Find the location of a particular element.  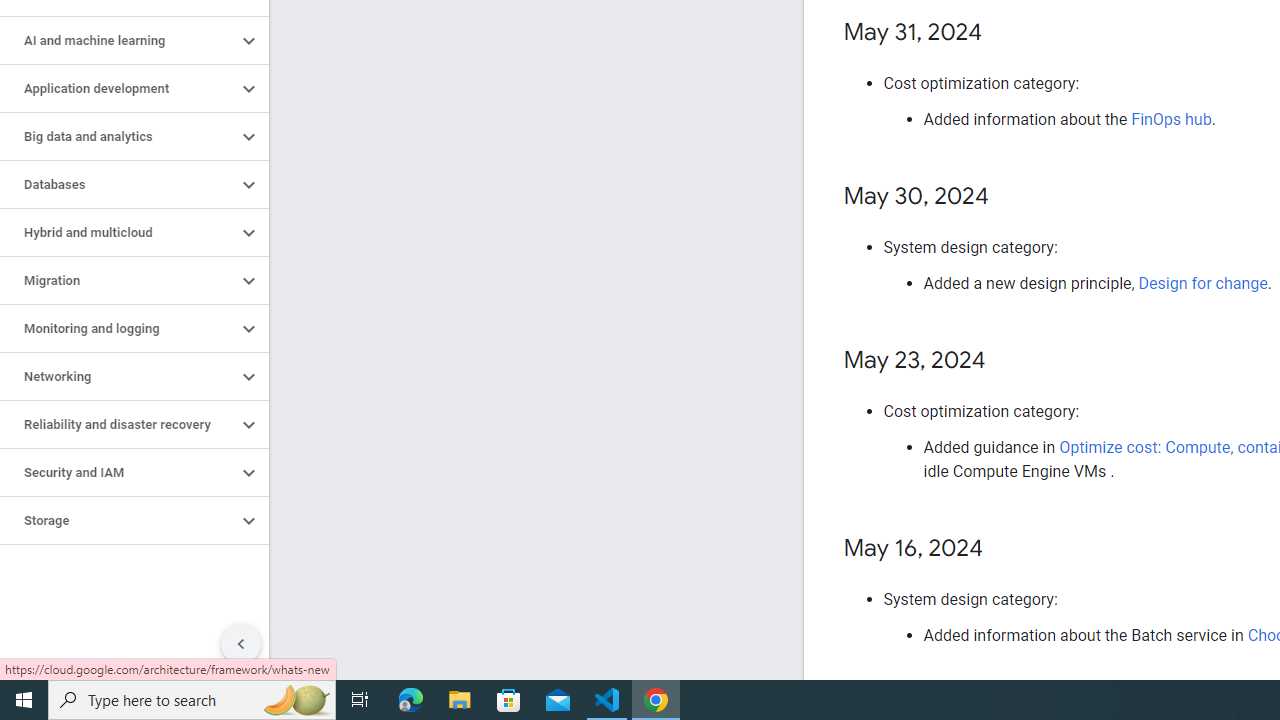

'Application development' is located at coordinates (117, 87).